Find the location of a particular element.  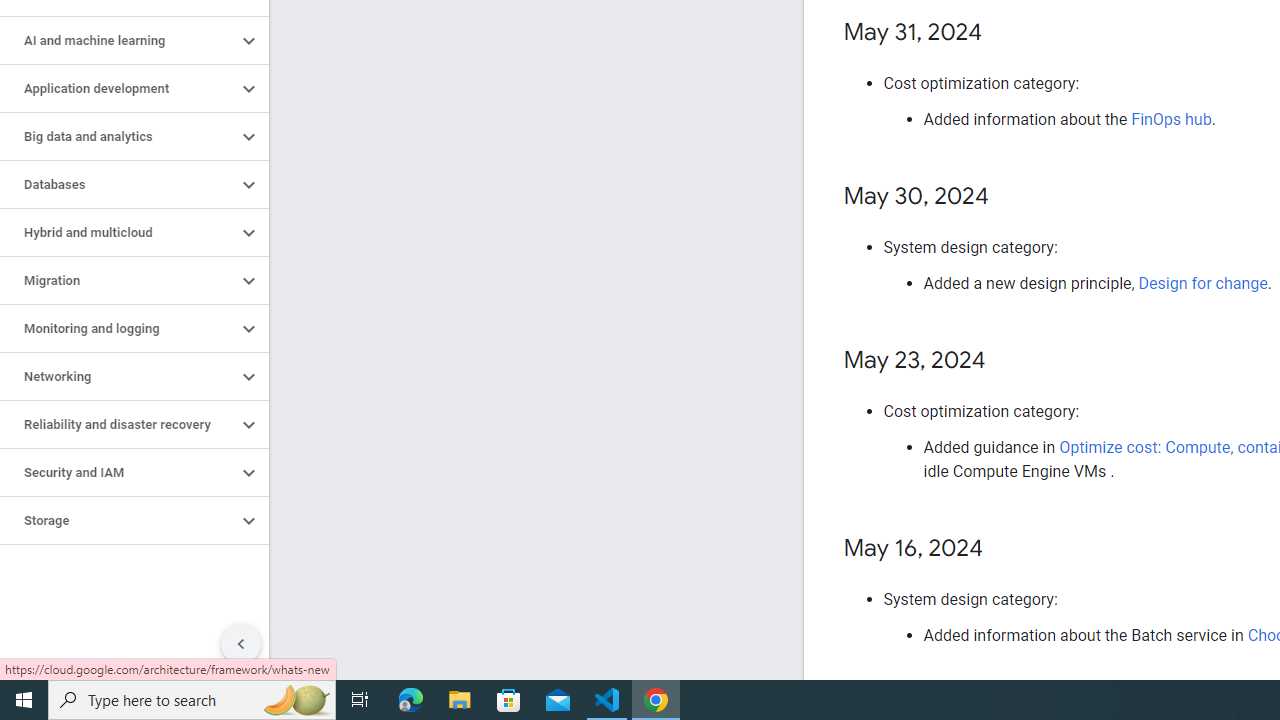

'Application development' is located at coordinates (117, 87).